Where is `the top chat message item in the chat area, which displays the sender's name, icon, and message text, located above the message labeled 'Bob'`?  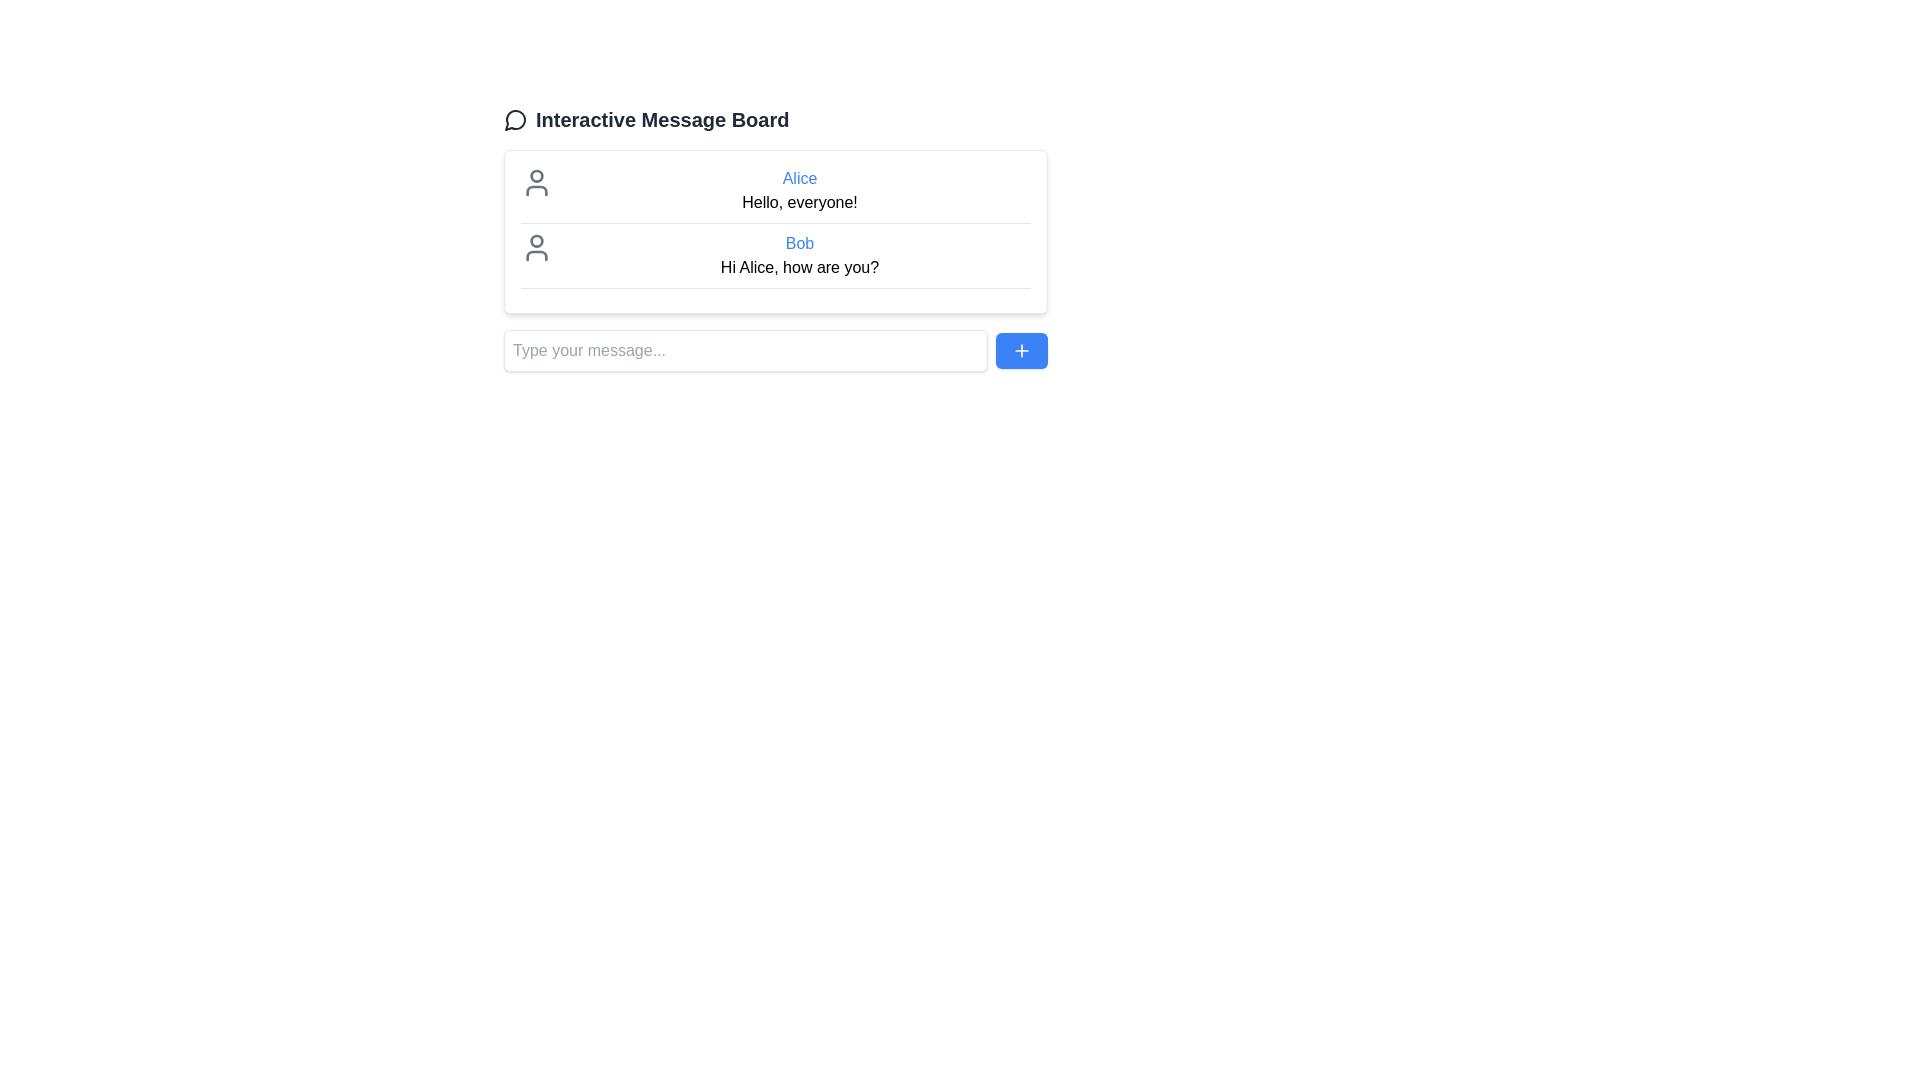 the top chat message item in the chat area, which displays the sender's name, icon, and message text, located above the message labeled 'Bob' is located at coordinates (775, 195).